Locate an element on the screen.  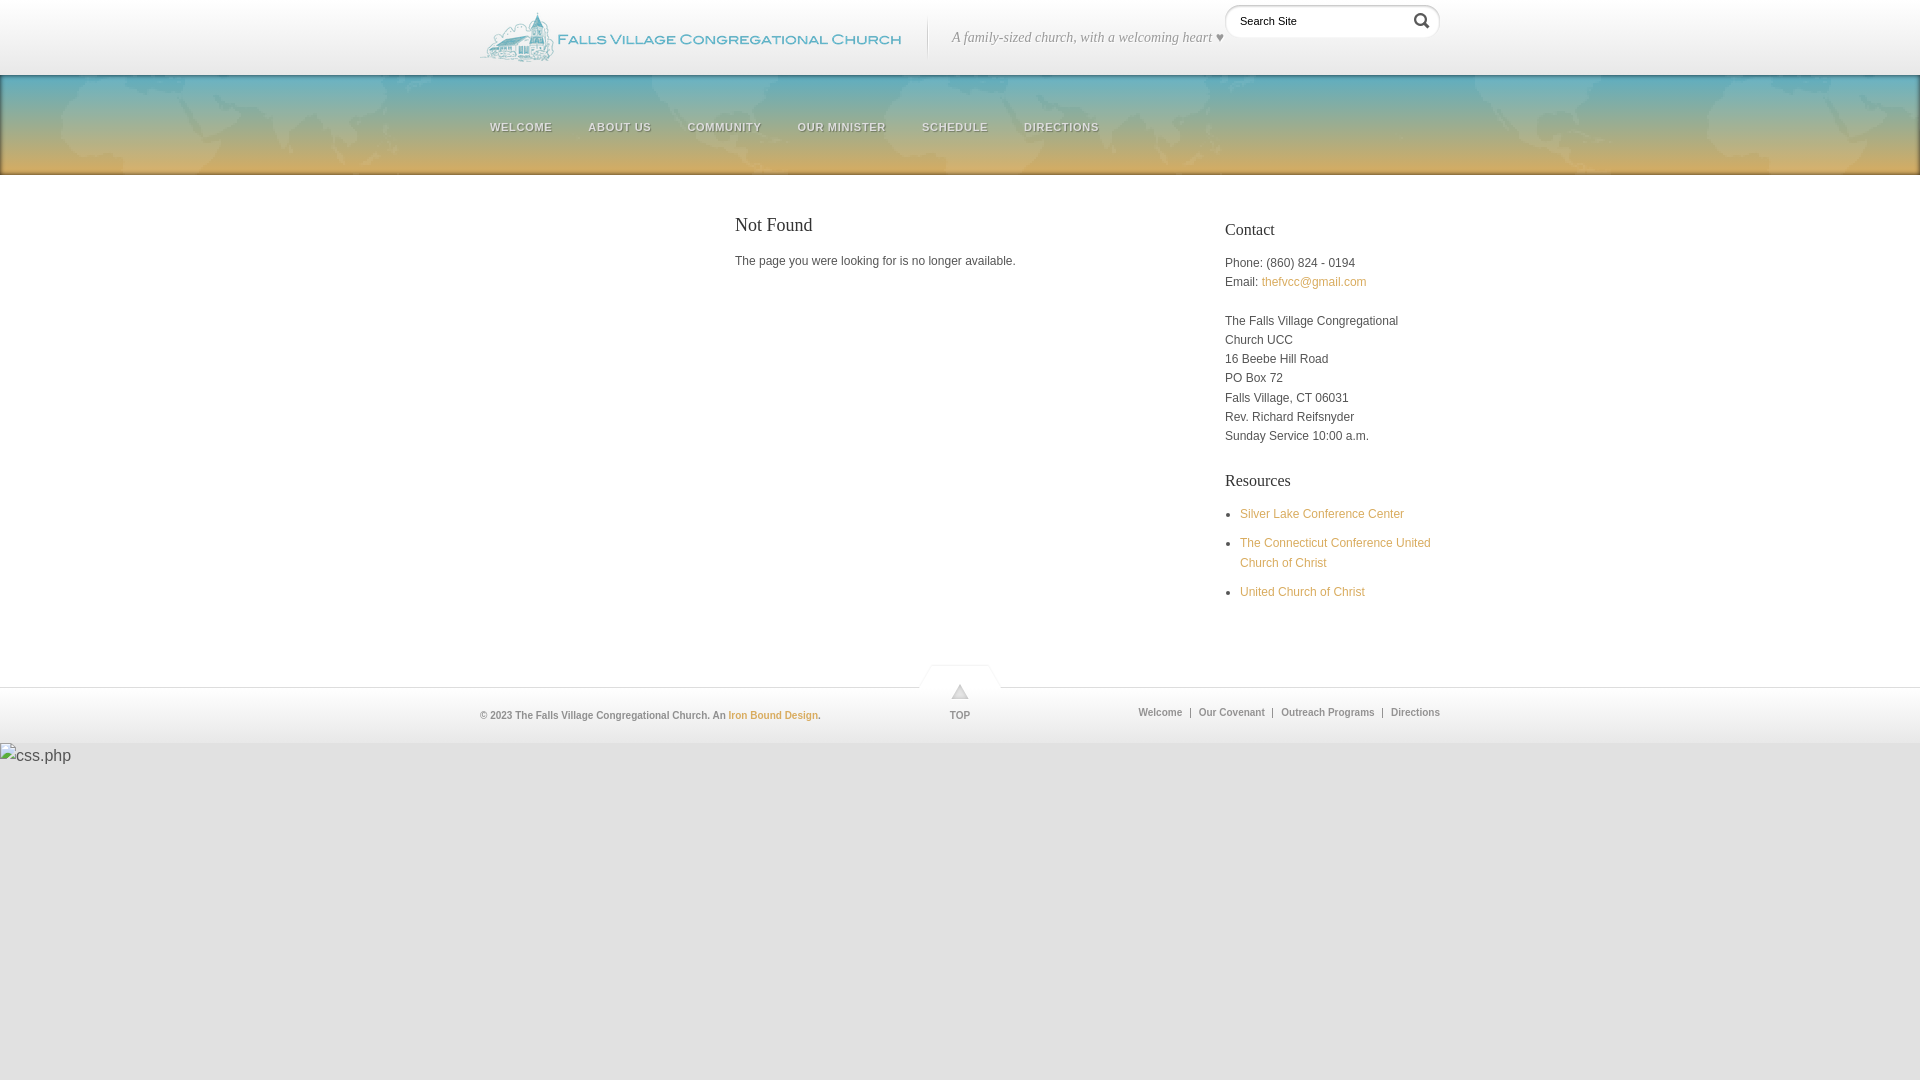
'COMMUNITY' is located at coordinates (723, 127).